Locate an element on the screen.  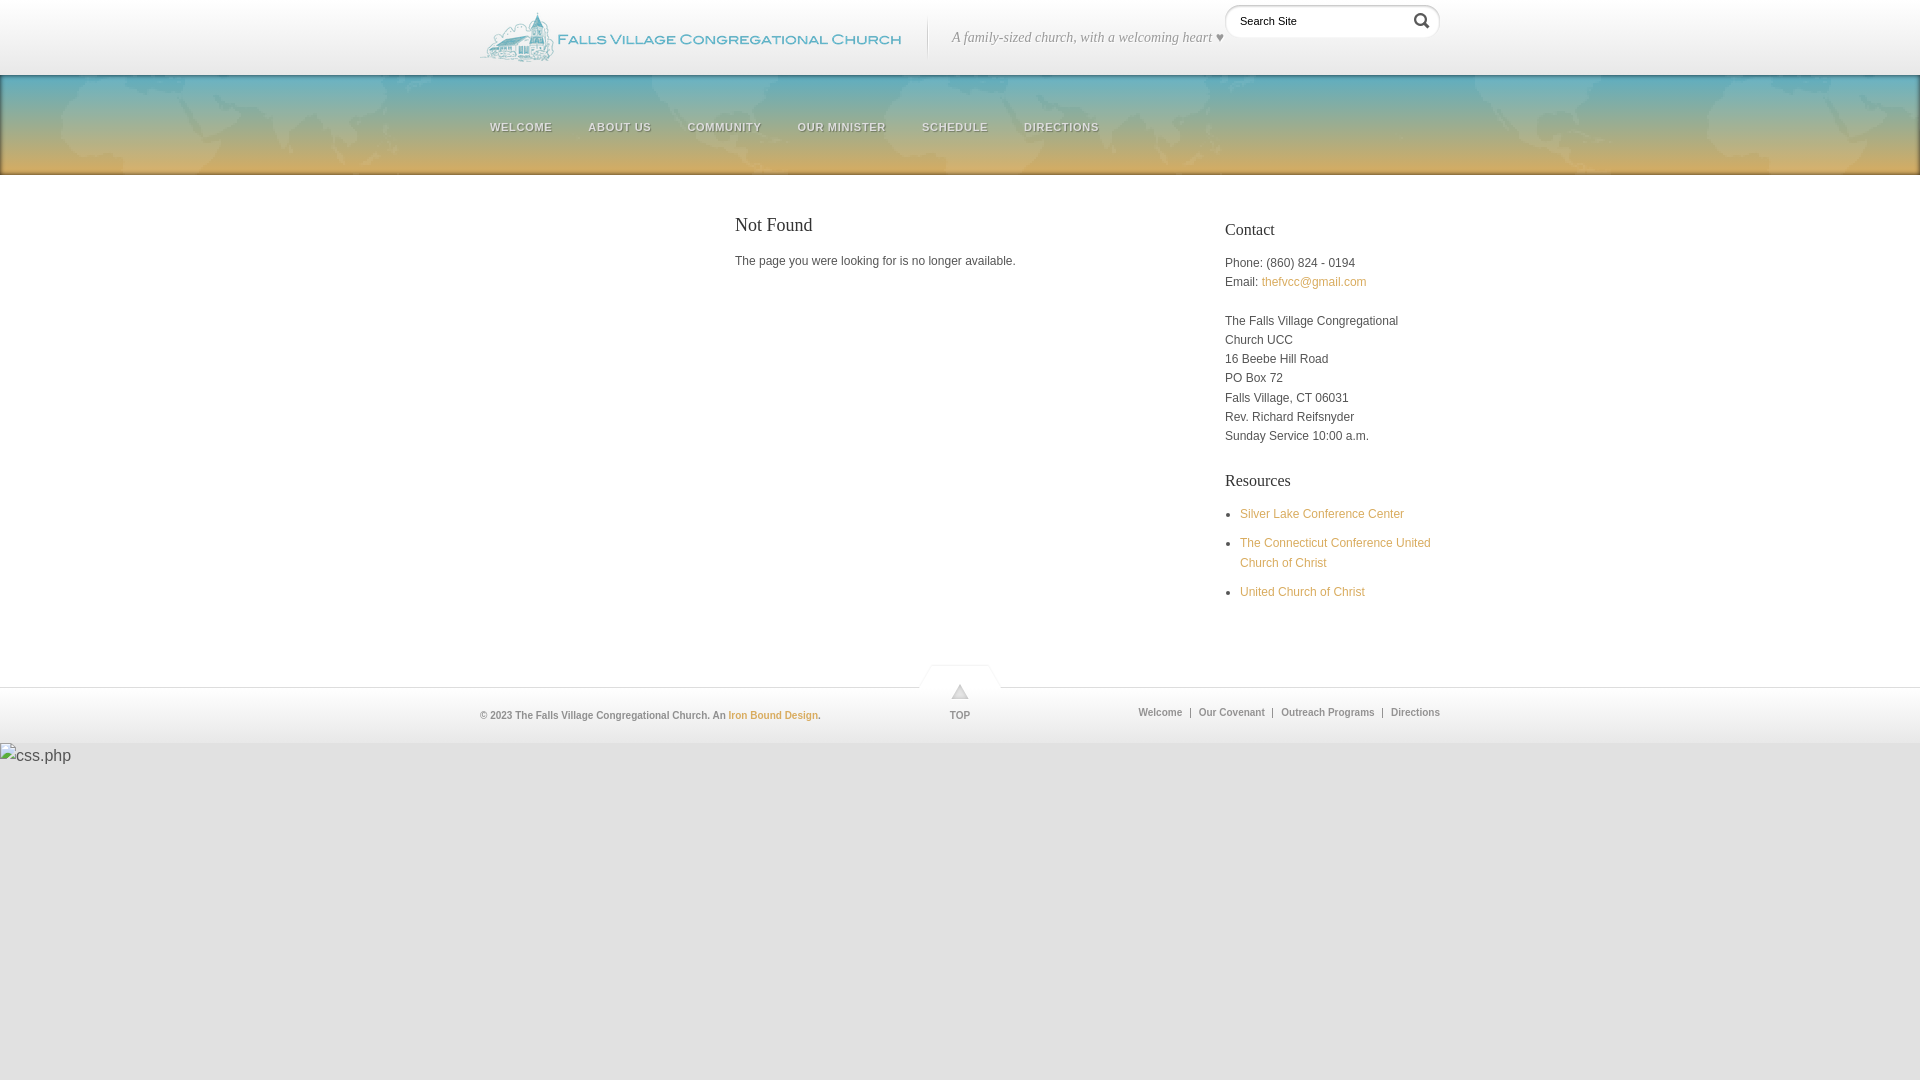
'COMMUNITY' is located at coordinates (723, 127).